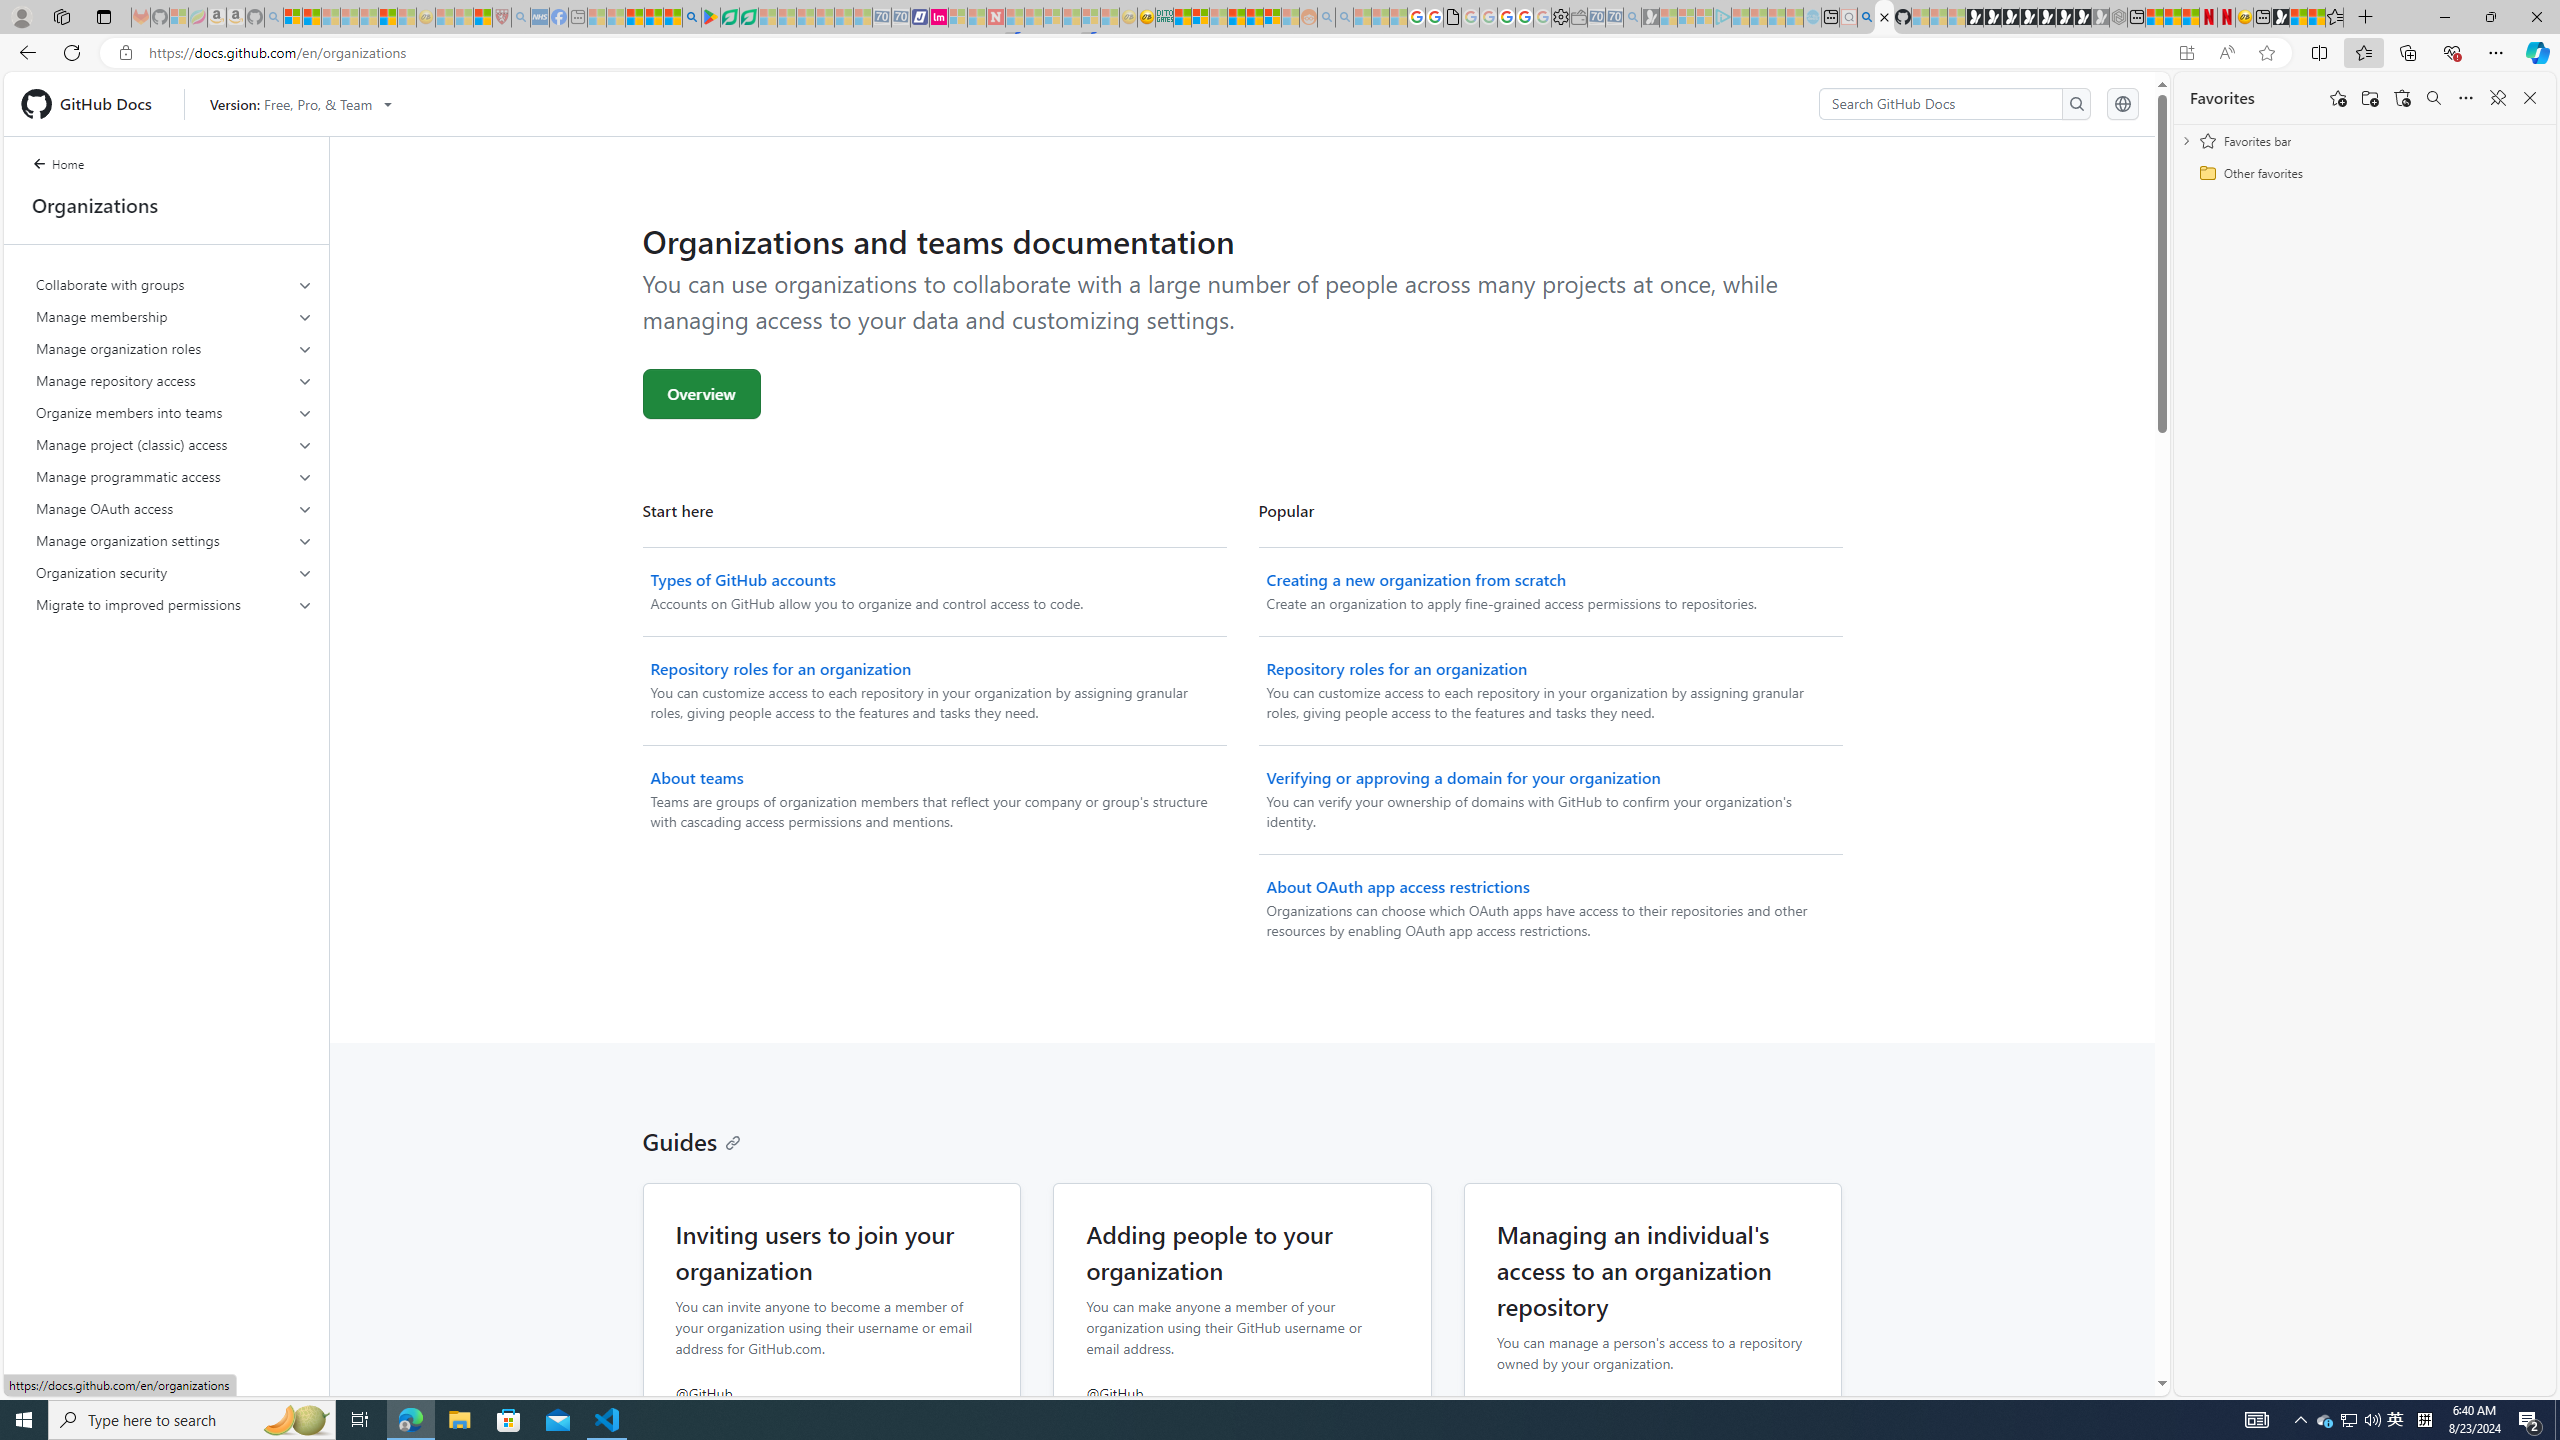 This screenshot has width=2560, height=1440. What do you see at coordinates (175, 444) in the screenshot?
I see `'Manage project (classic) access'` at bounding box center [175, 444].